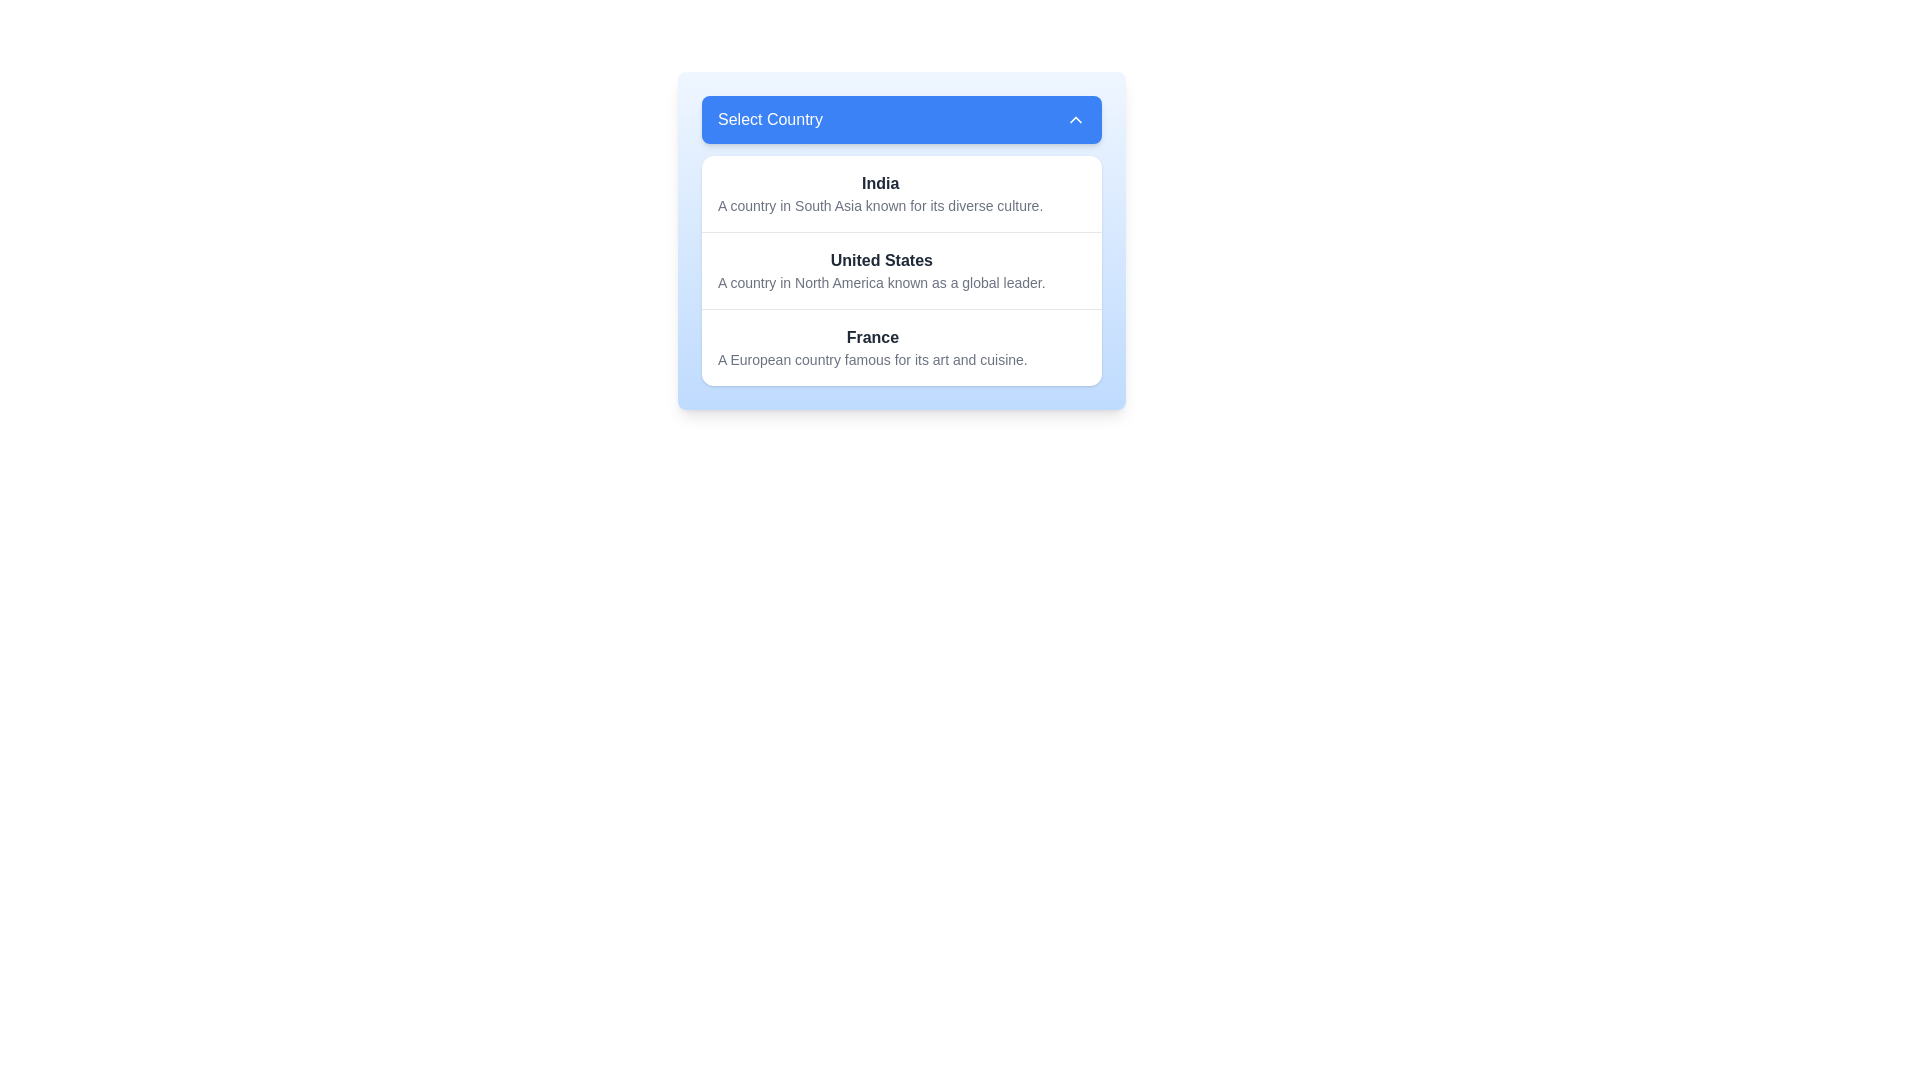  Describe the element at coordinates (880, 193) in the screenshot. I see `the first selectable item in the dropdown menu that provides information about 'India', which is located directly below the blue header labeled 'Select Country'` at that location.